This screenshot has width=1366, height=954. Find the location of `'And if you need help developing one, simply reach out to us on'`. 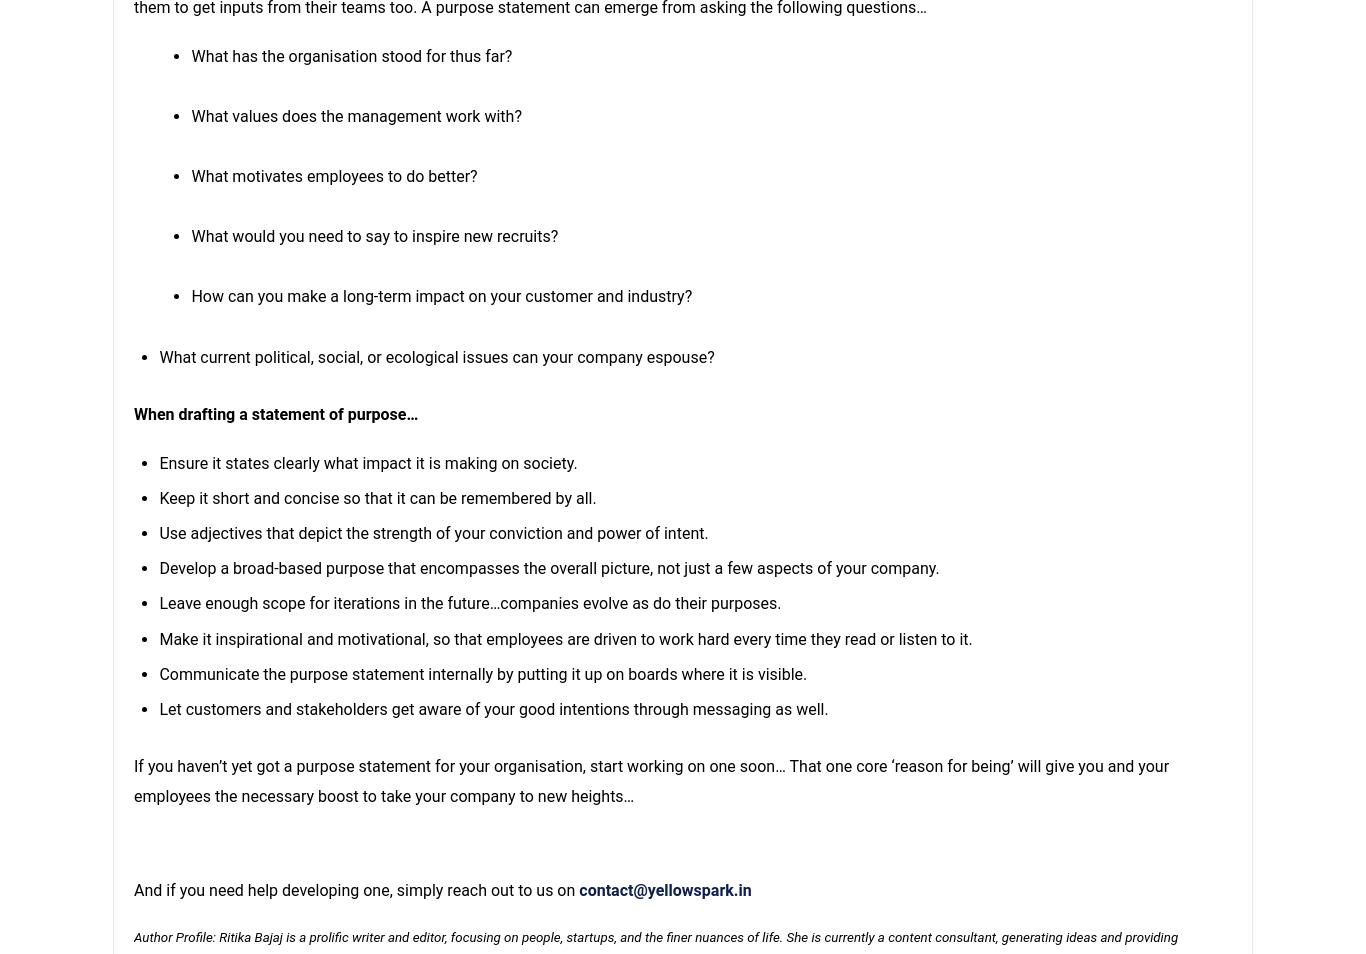

'And if you need help developing one, simply reach out to us on' is located at coordinates (355, 890).